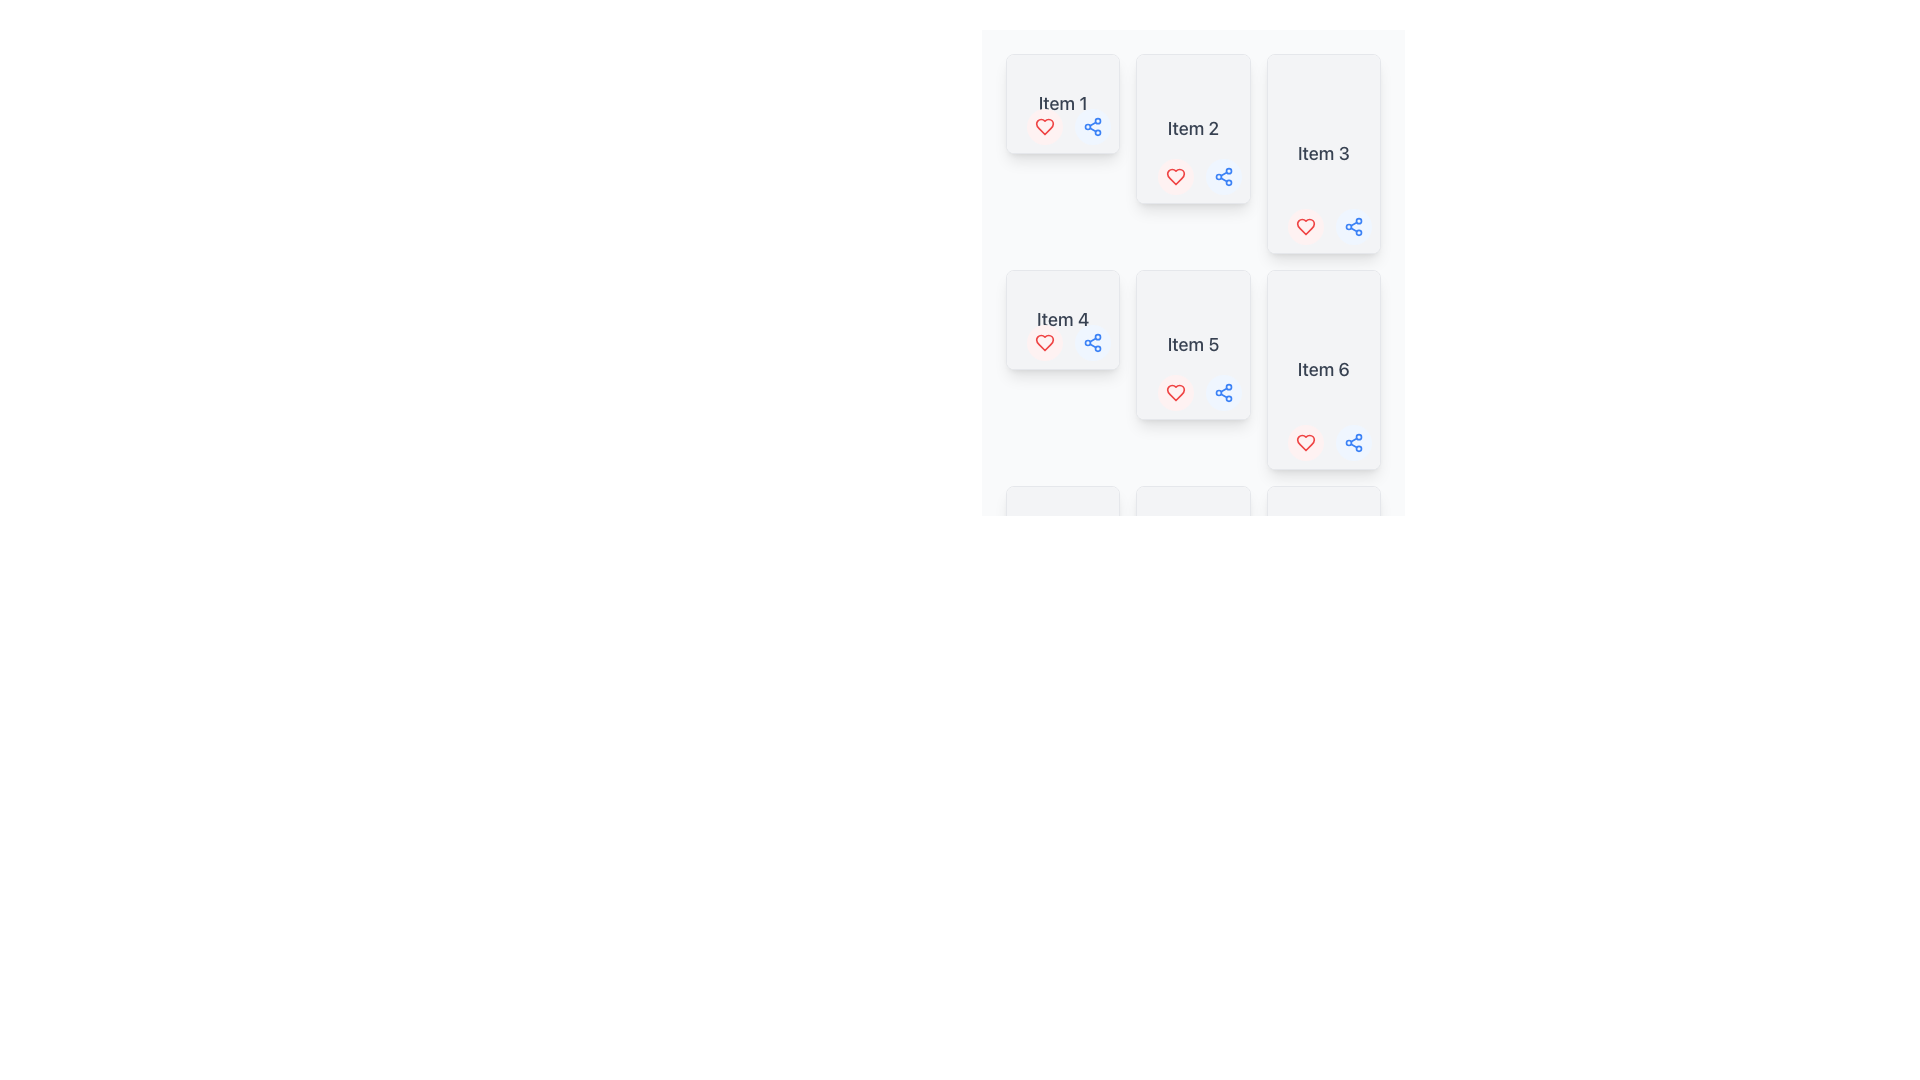 The image size is (1920, 1080). What do you see at coordinates (1068, 342) in the screenshot?
I see `the heart button on the 'Item 4' card located in the bottom-right corner to like the item` at bounding box center [1068, 342].